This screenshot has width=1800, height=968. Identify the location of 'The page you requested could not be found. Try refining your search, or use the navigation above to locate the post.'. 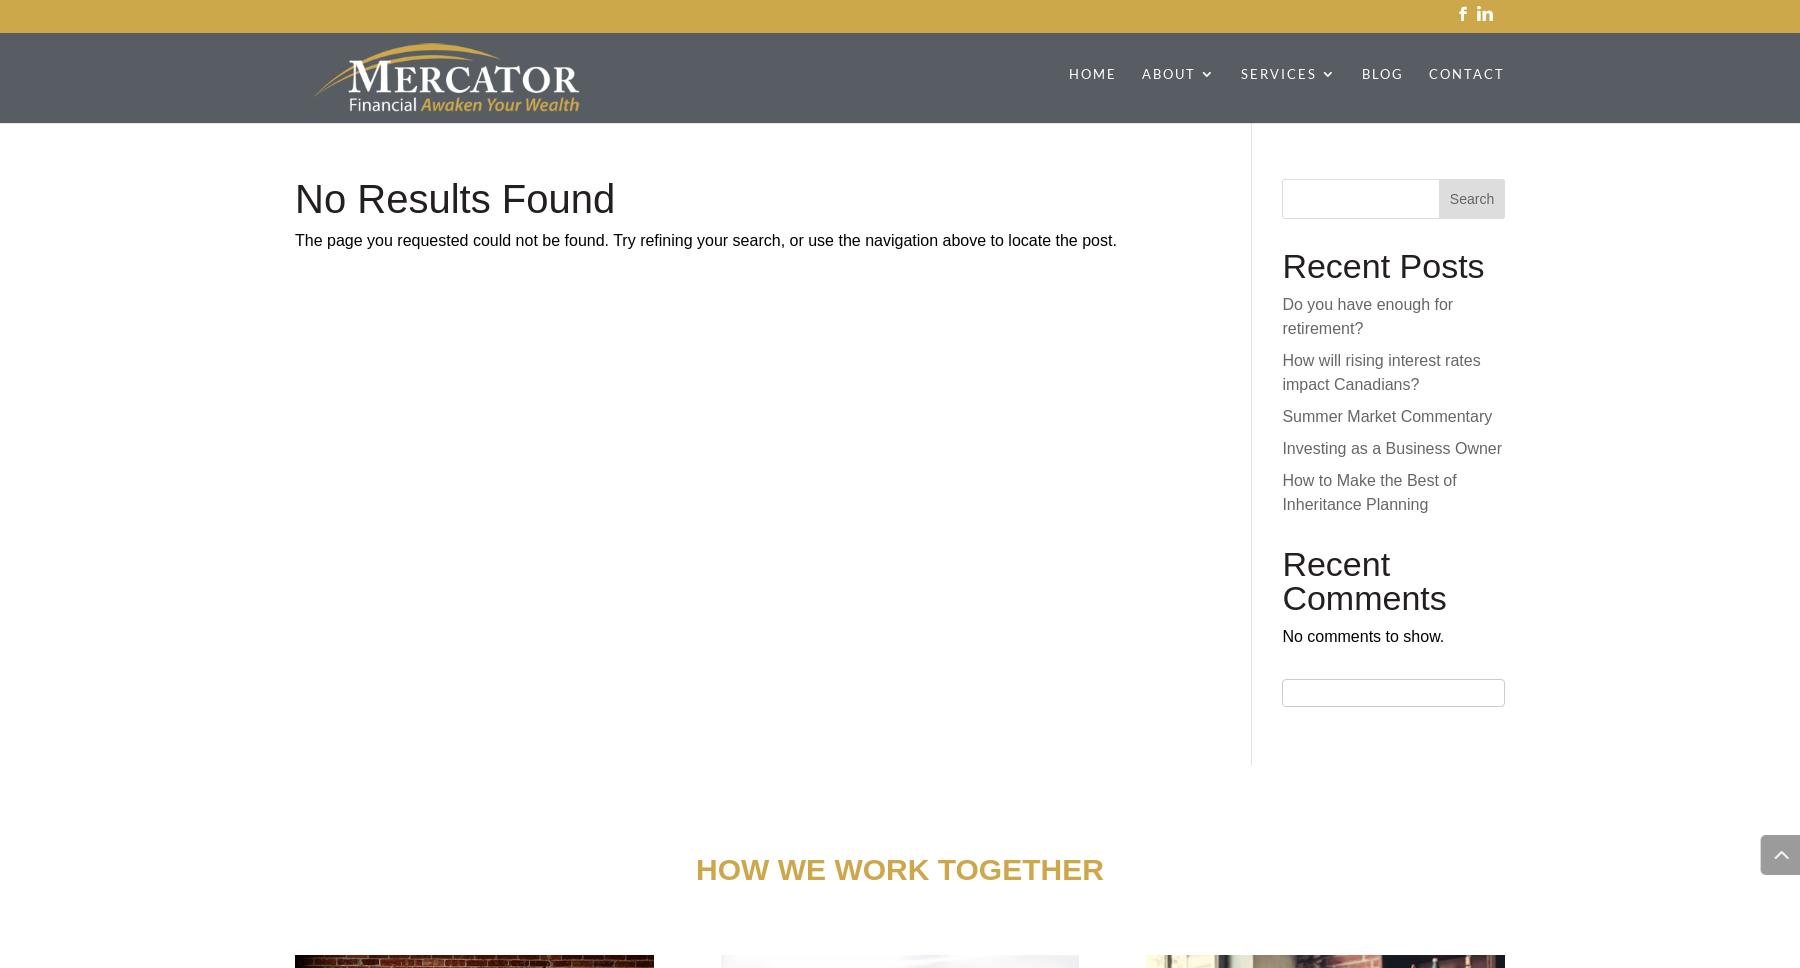
(704, 239).